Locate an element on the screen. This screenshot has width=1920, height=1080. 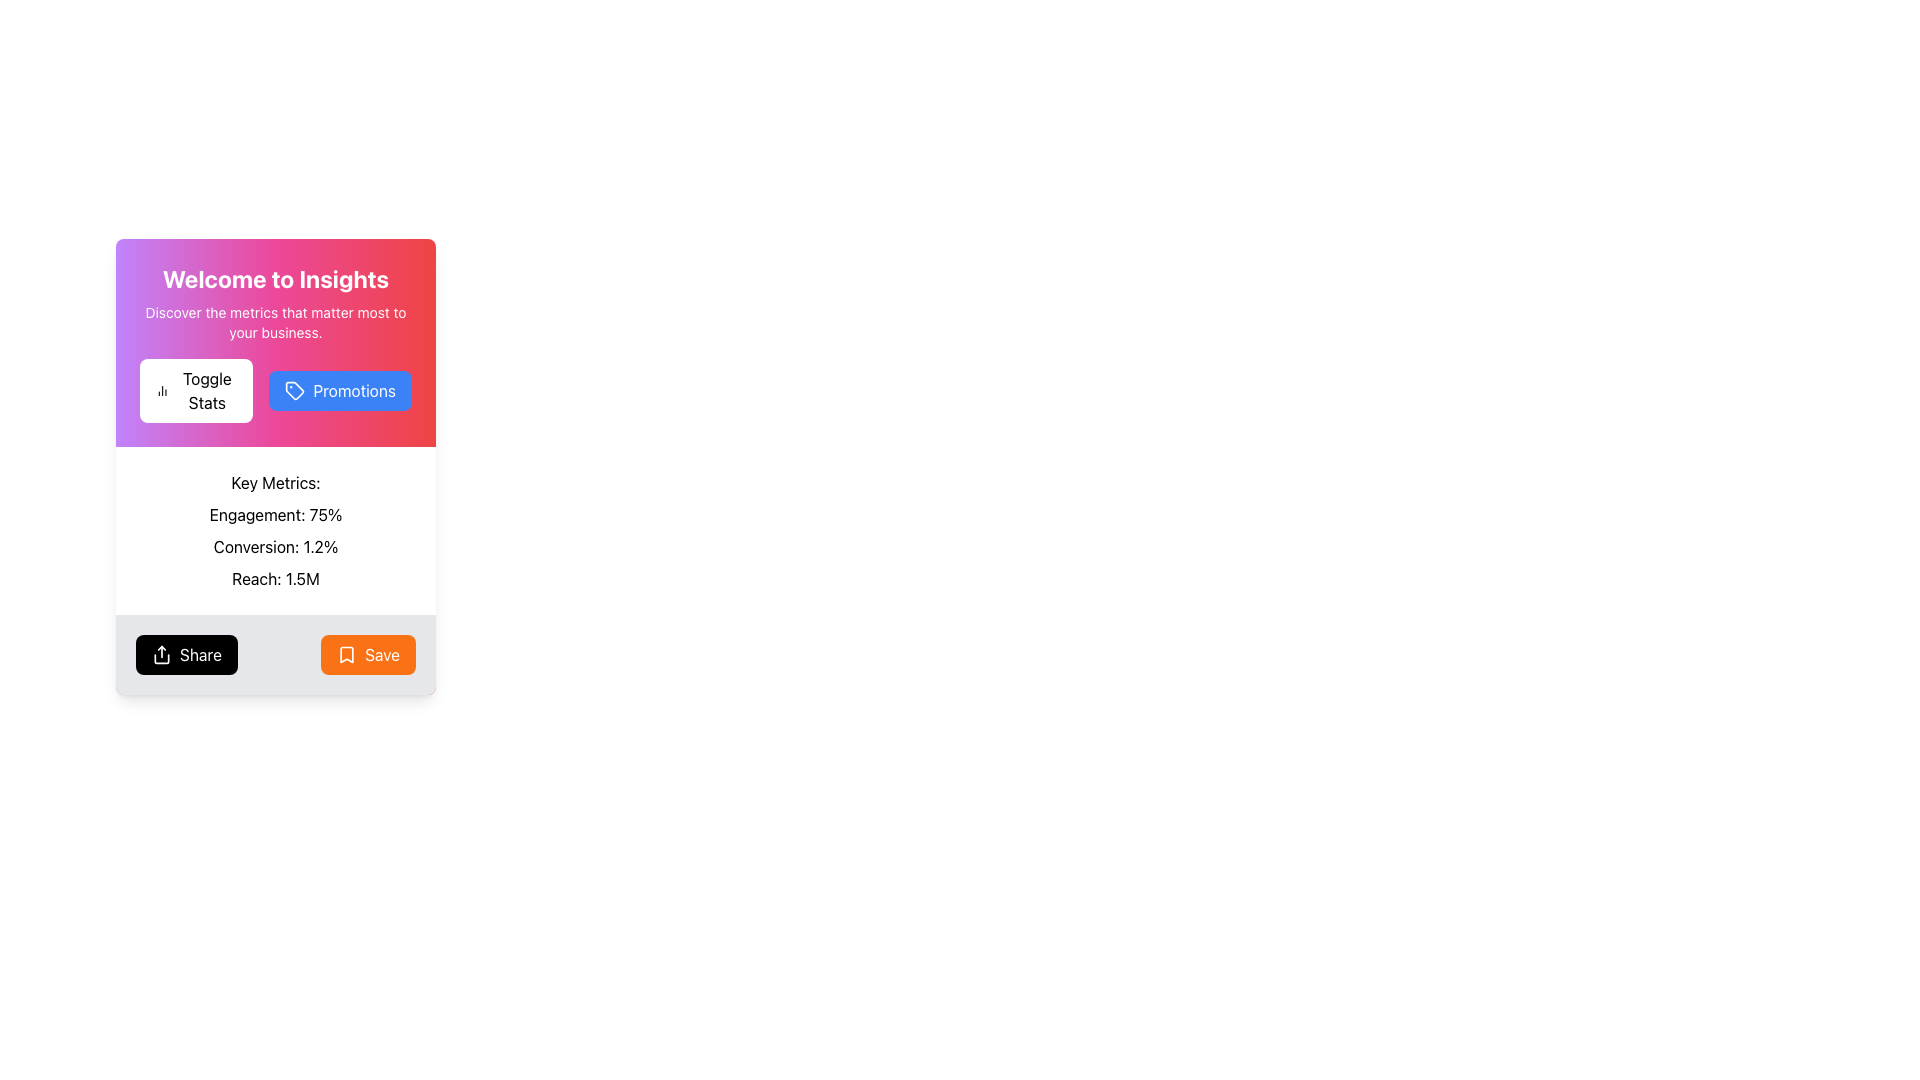
the Text Display element that shows the engagement percentage metric, located in the 'Key Metrics:' section, above 'Conversion: 1.2%' and 'Reach: 1.5M' is located at coordinates (274, 514).